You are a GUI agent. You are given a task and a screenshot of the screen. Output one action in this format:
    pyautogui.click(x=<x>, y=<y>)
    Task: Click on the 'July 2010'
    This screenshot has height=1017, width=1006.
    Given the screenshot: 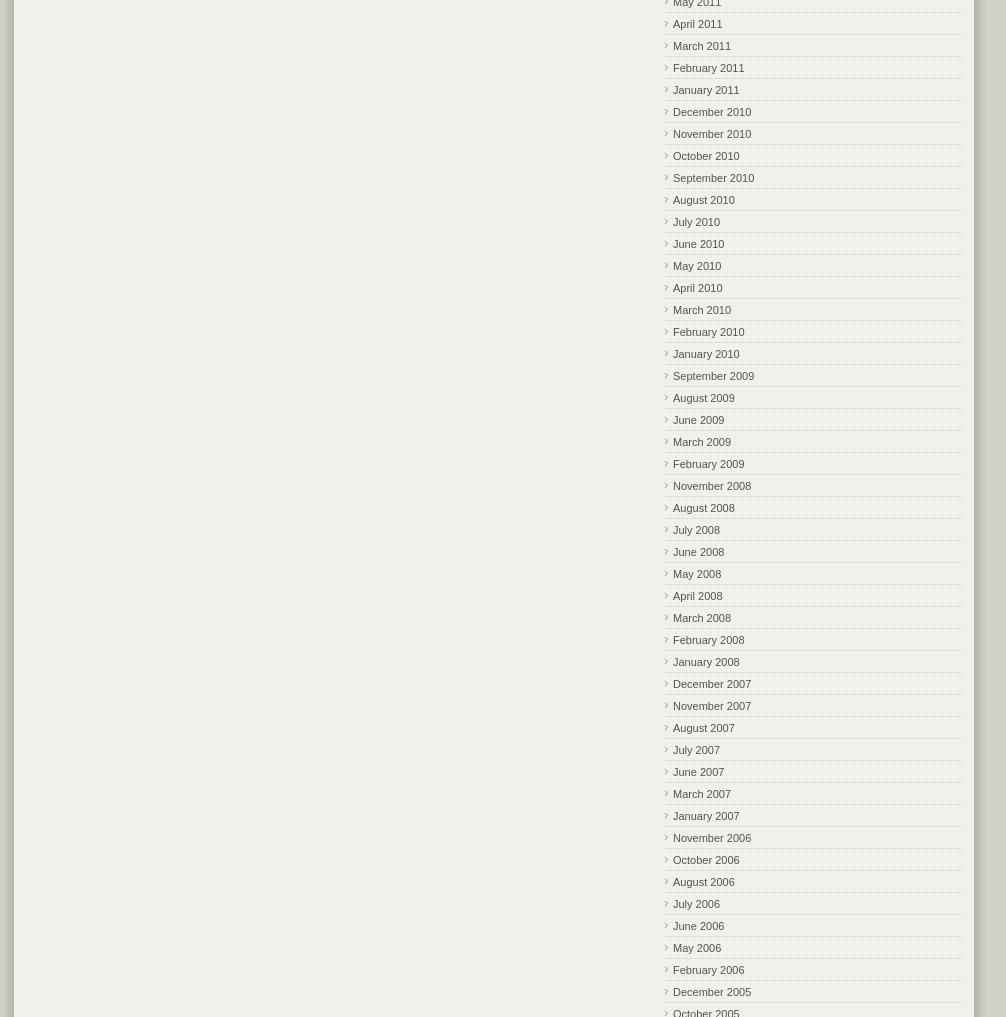 What is the action you would take?
    pyautogui.click(x=696, y=220)
    